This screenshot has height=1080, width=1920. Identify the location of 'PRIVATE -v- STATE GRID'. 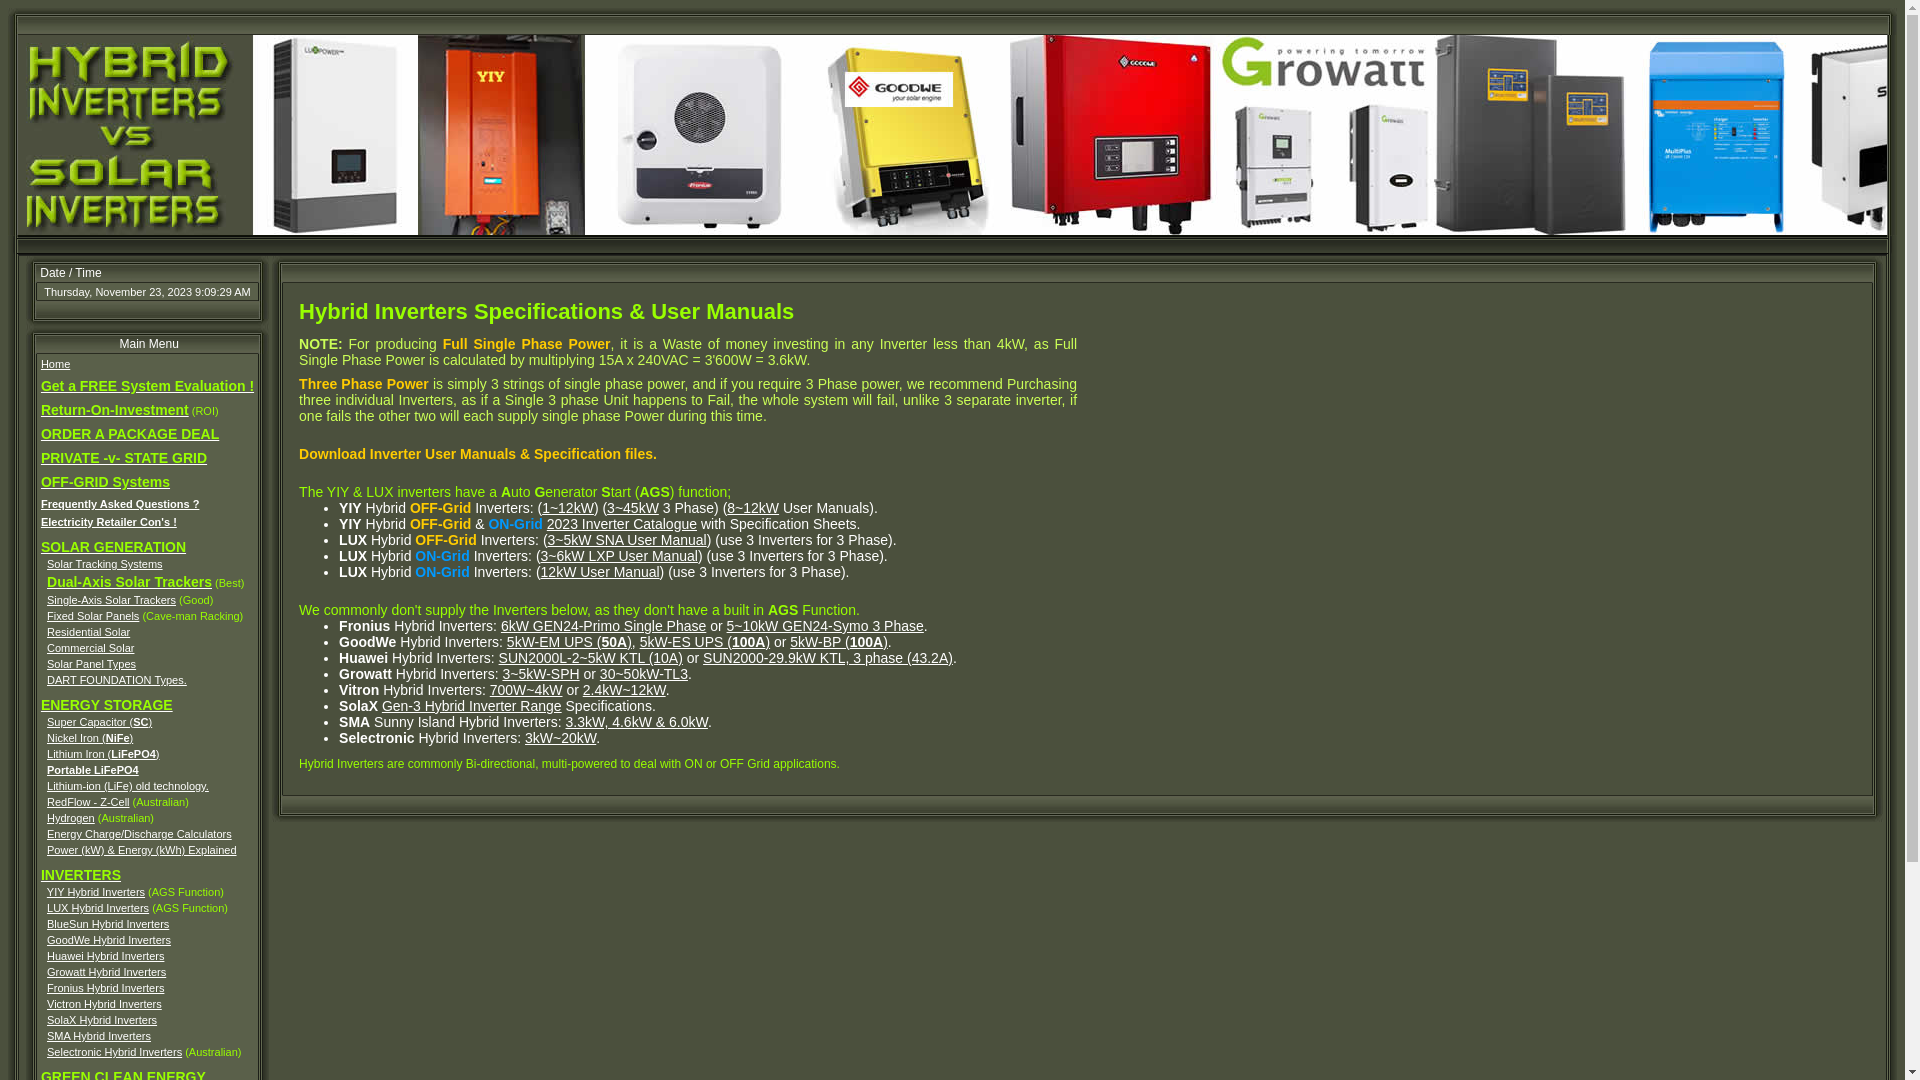
(123, 459).